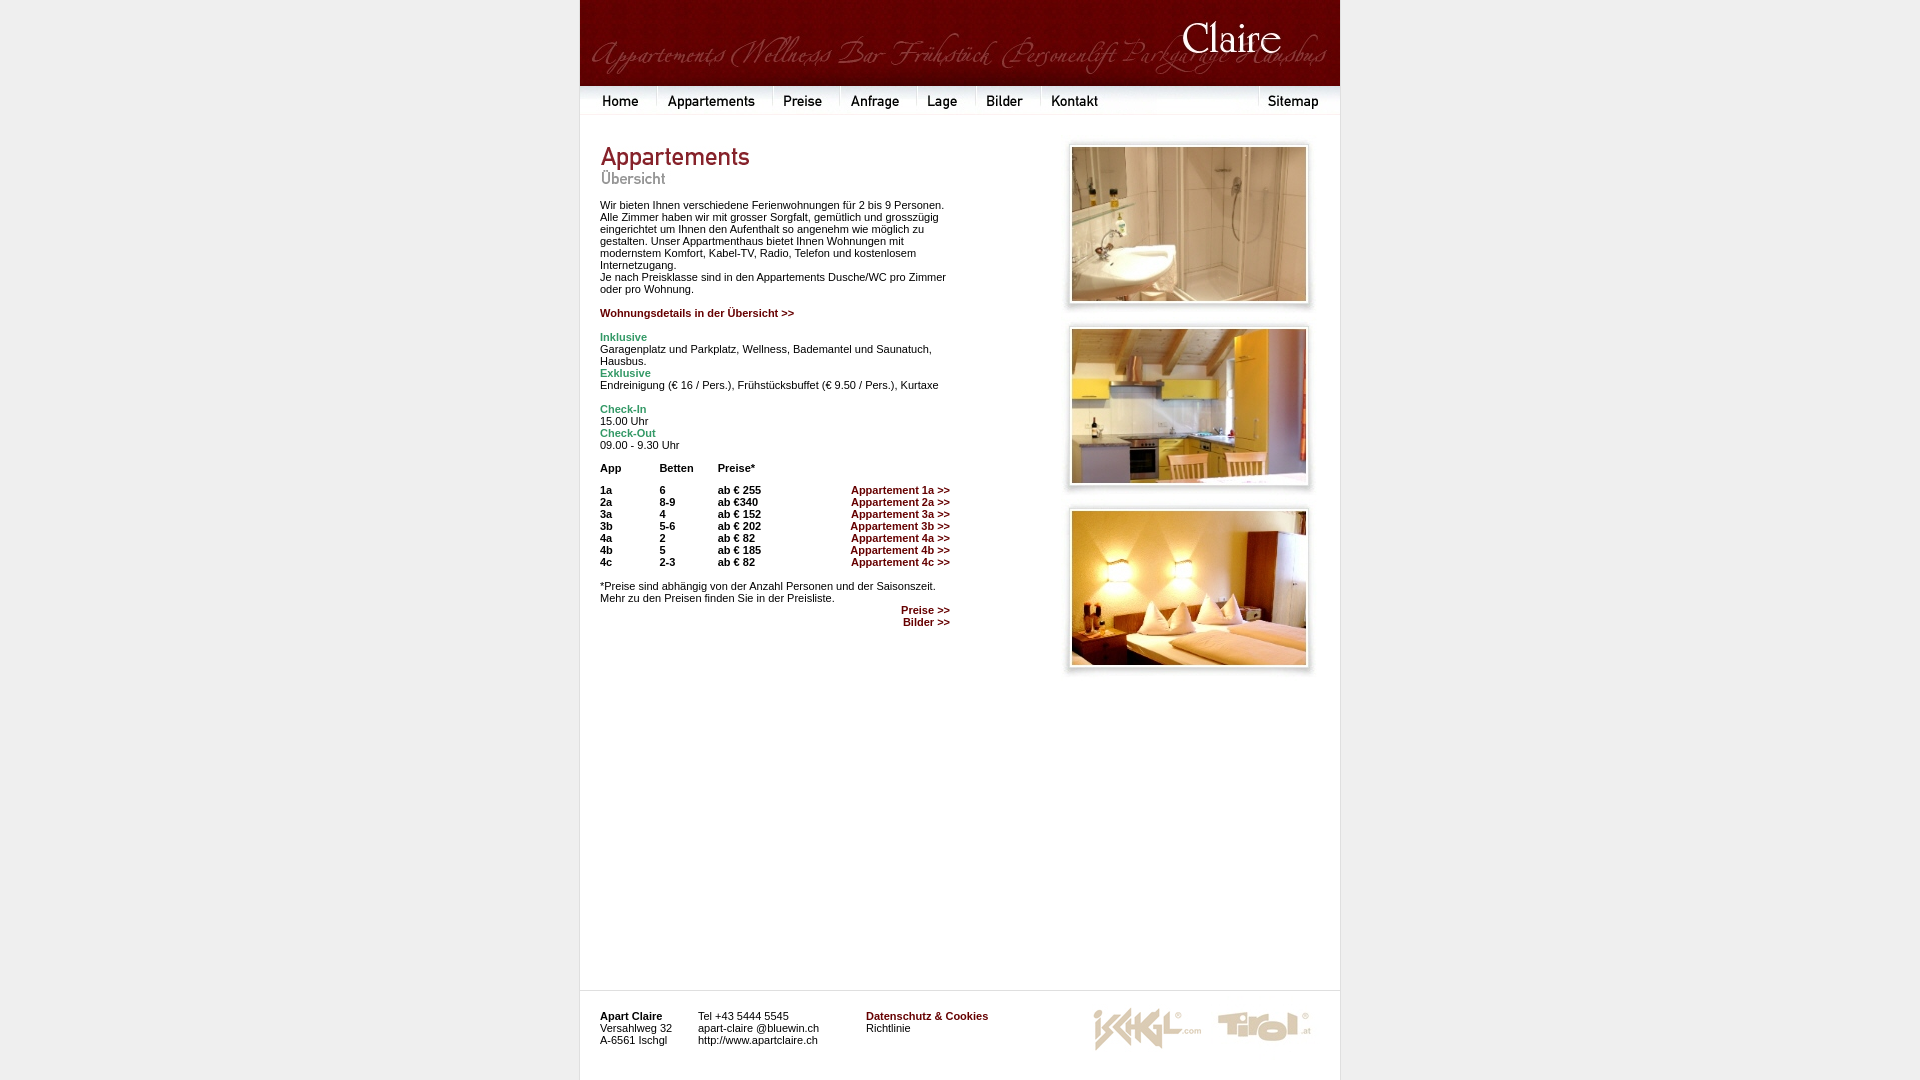 This screenshot has width=1920, height=1080. What do you see at coordinates (899, 489) in the screenshot?
I see `'Appartement 1a >>'` at bounding box center [899, 489].